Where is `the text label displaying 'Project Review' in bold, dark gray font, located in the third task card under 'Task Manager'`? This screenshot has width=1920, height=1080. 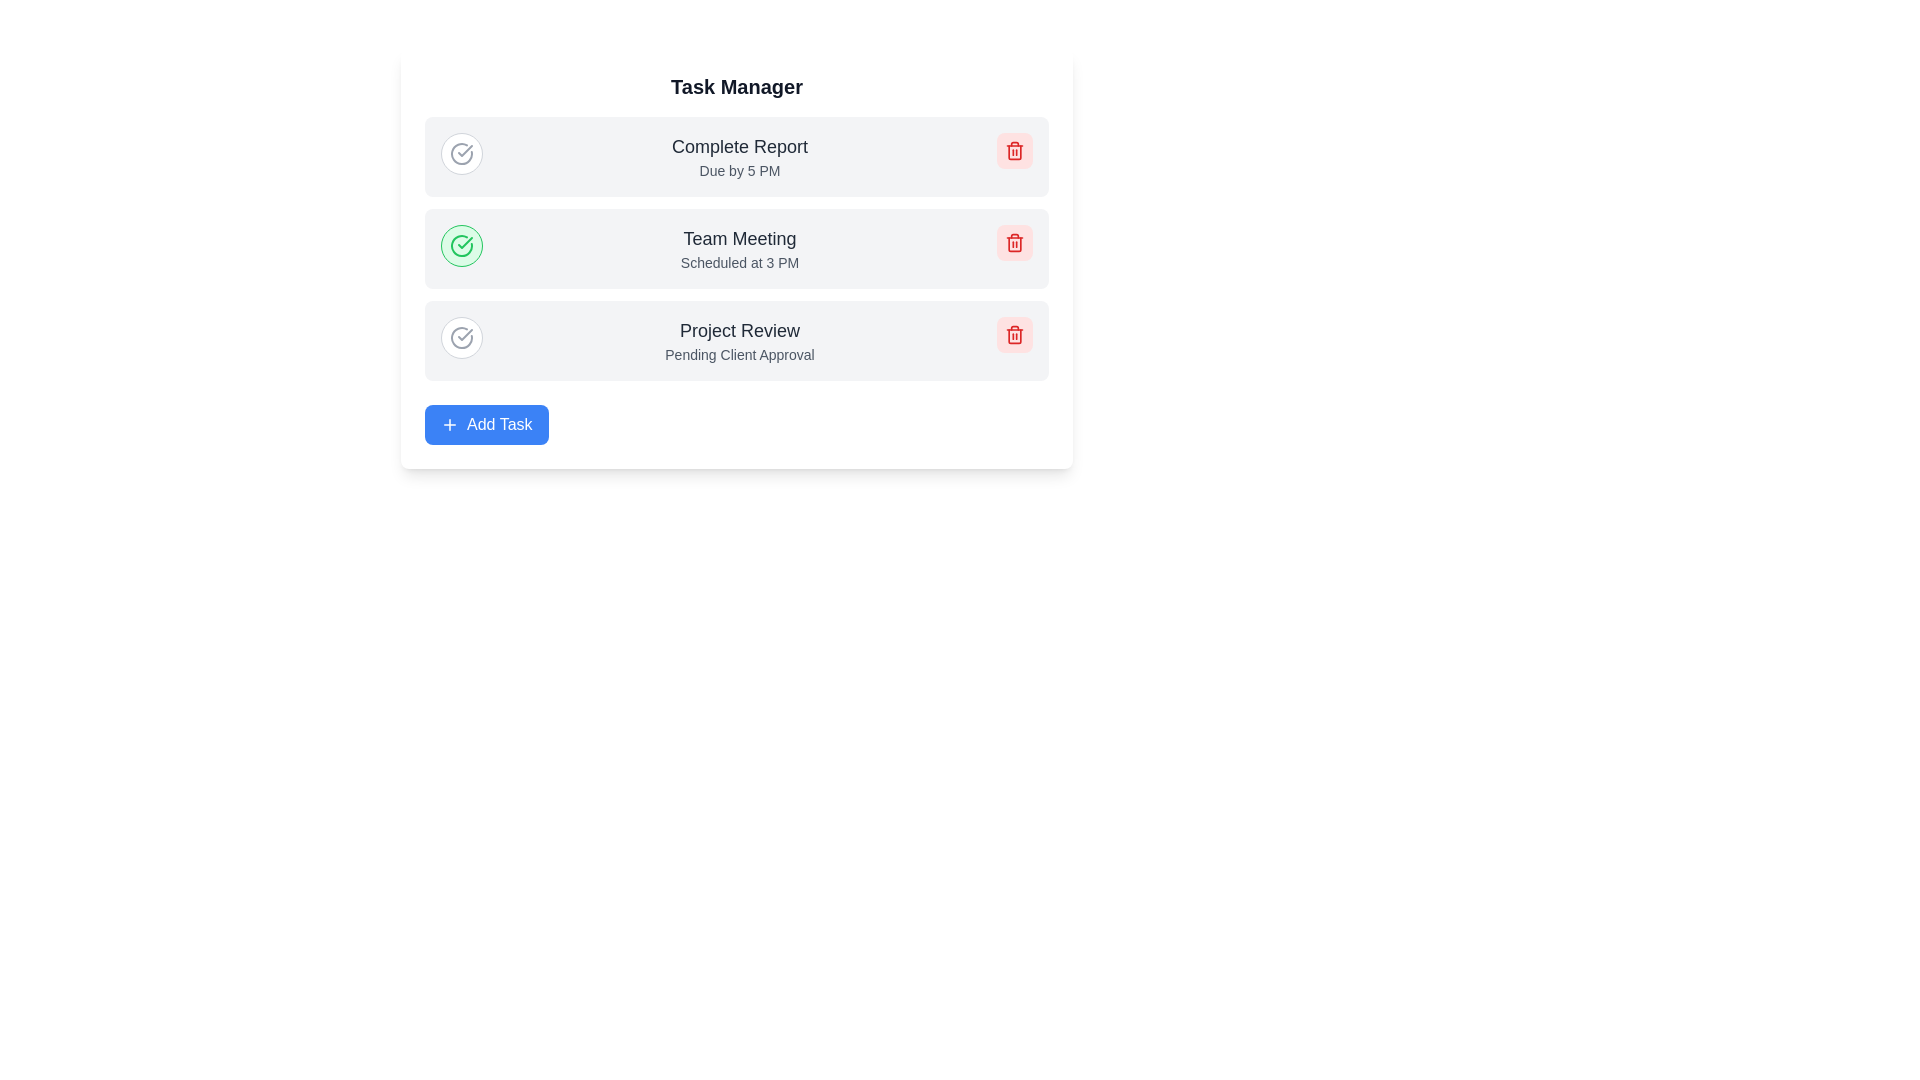
the text label displaying 'Project Review' in bold, dark gray font, located in the third task card under 'Task Manager' is located at coordinates (738, 330).